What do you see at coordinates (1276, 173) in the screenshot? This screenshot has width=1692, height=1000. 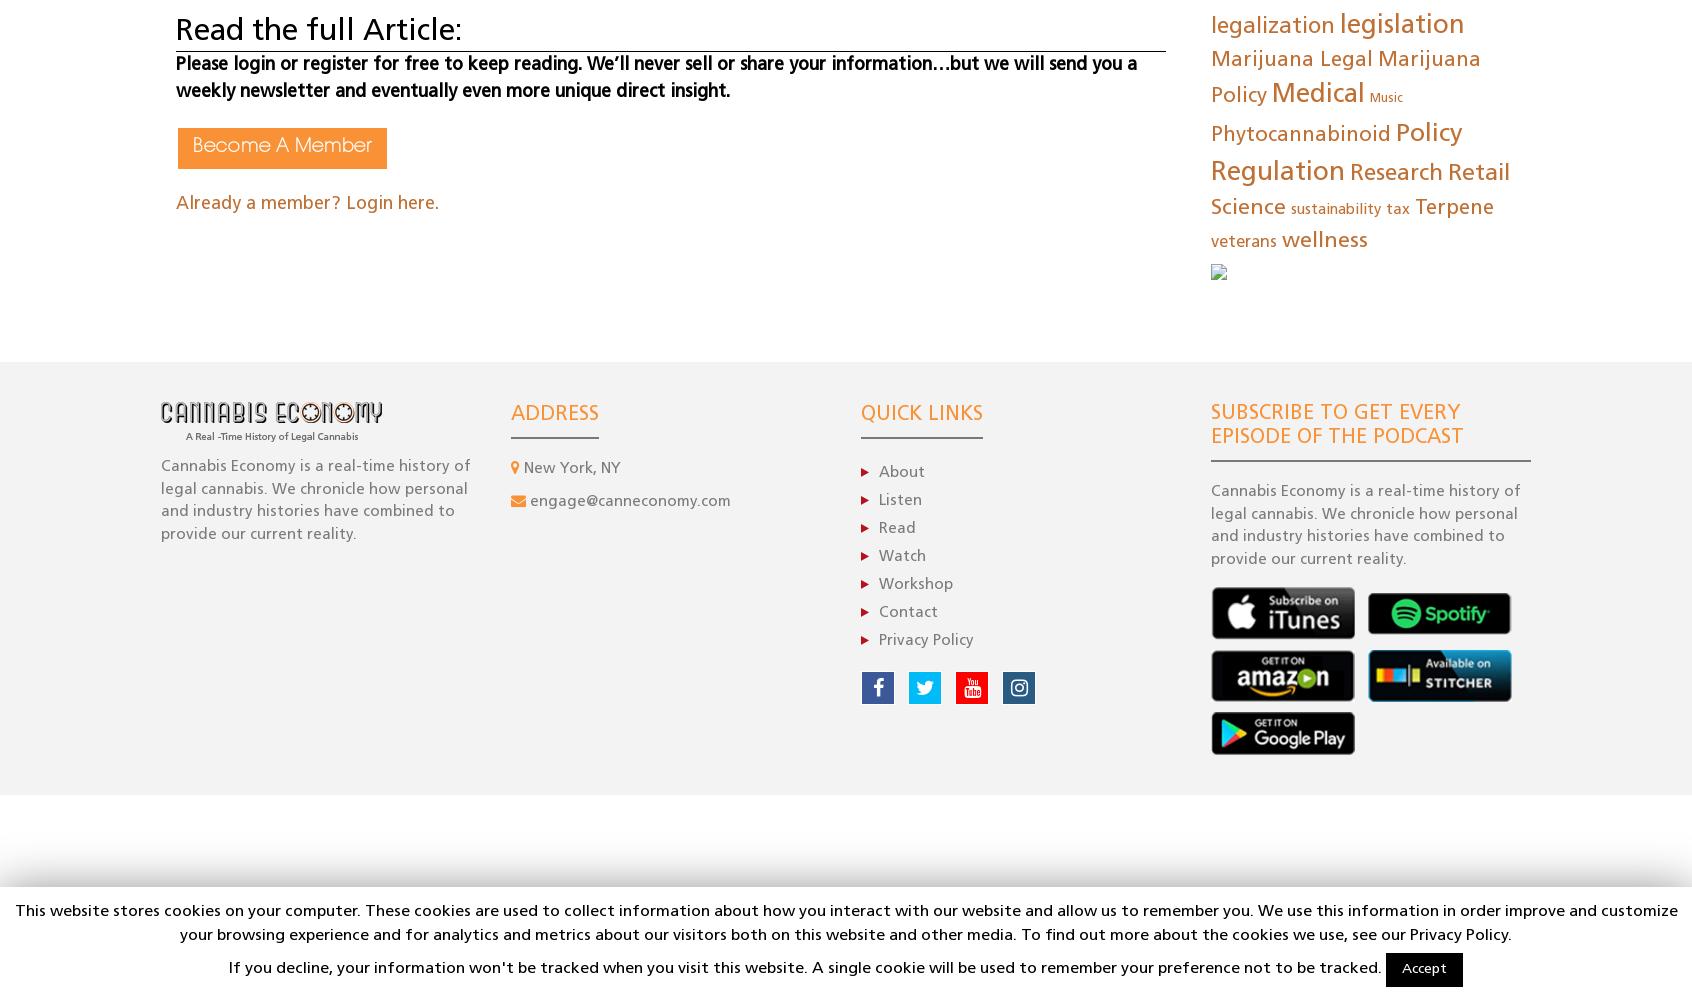 I see `'Regulation'` at bounding box center [1276, 173].